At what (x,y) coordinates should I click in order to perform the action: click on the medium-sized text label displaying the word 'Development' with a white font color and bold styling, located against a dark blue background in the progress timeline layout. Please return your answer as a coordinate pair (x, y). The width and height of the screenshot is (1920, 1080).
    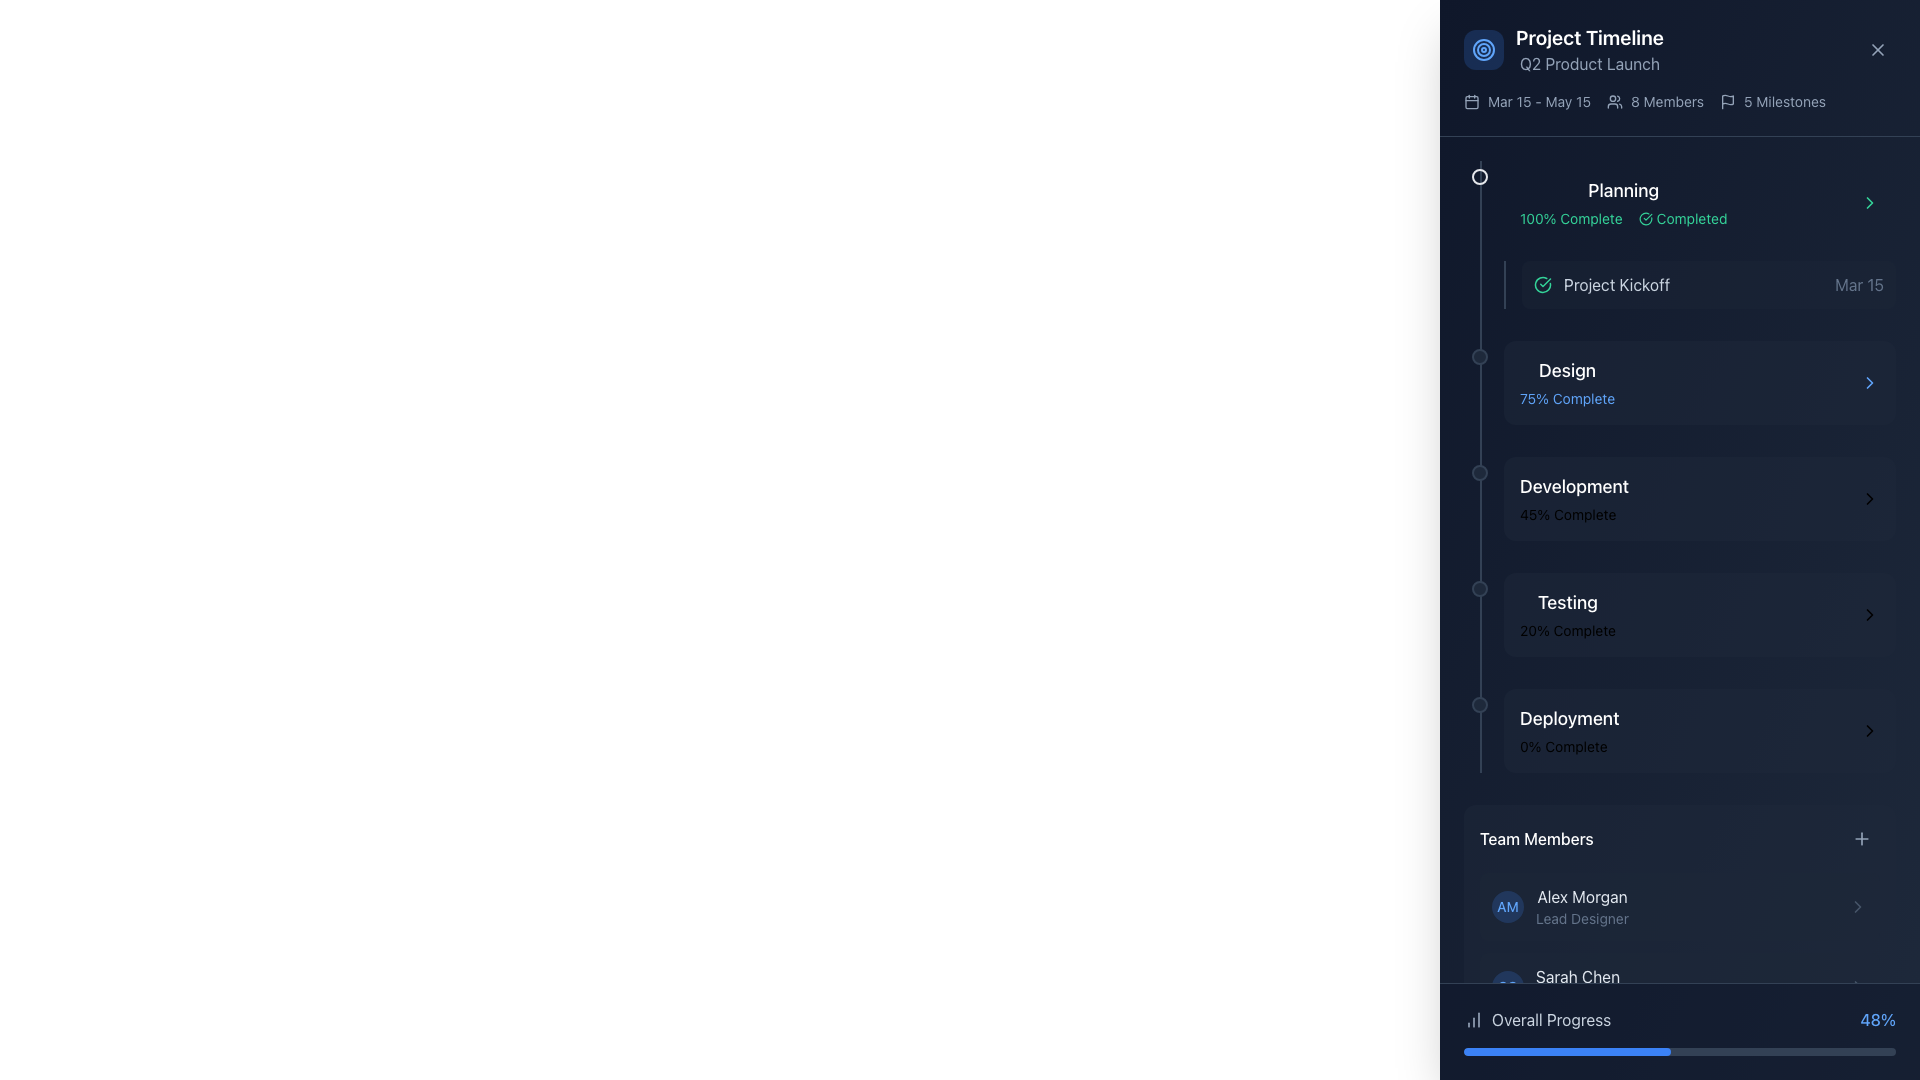
    Looking at the image, I should click on (1573, 486).